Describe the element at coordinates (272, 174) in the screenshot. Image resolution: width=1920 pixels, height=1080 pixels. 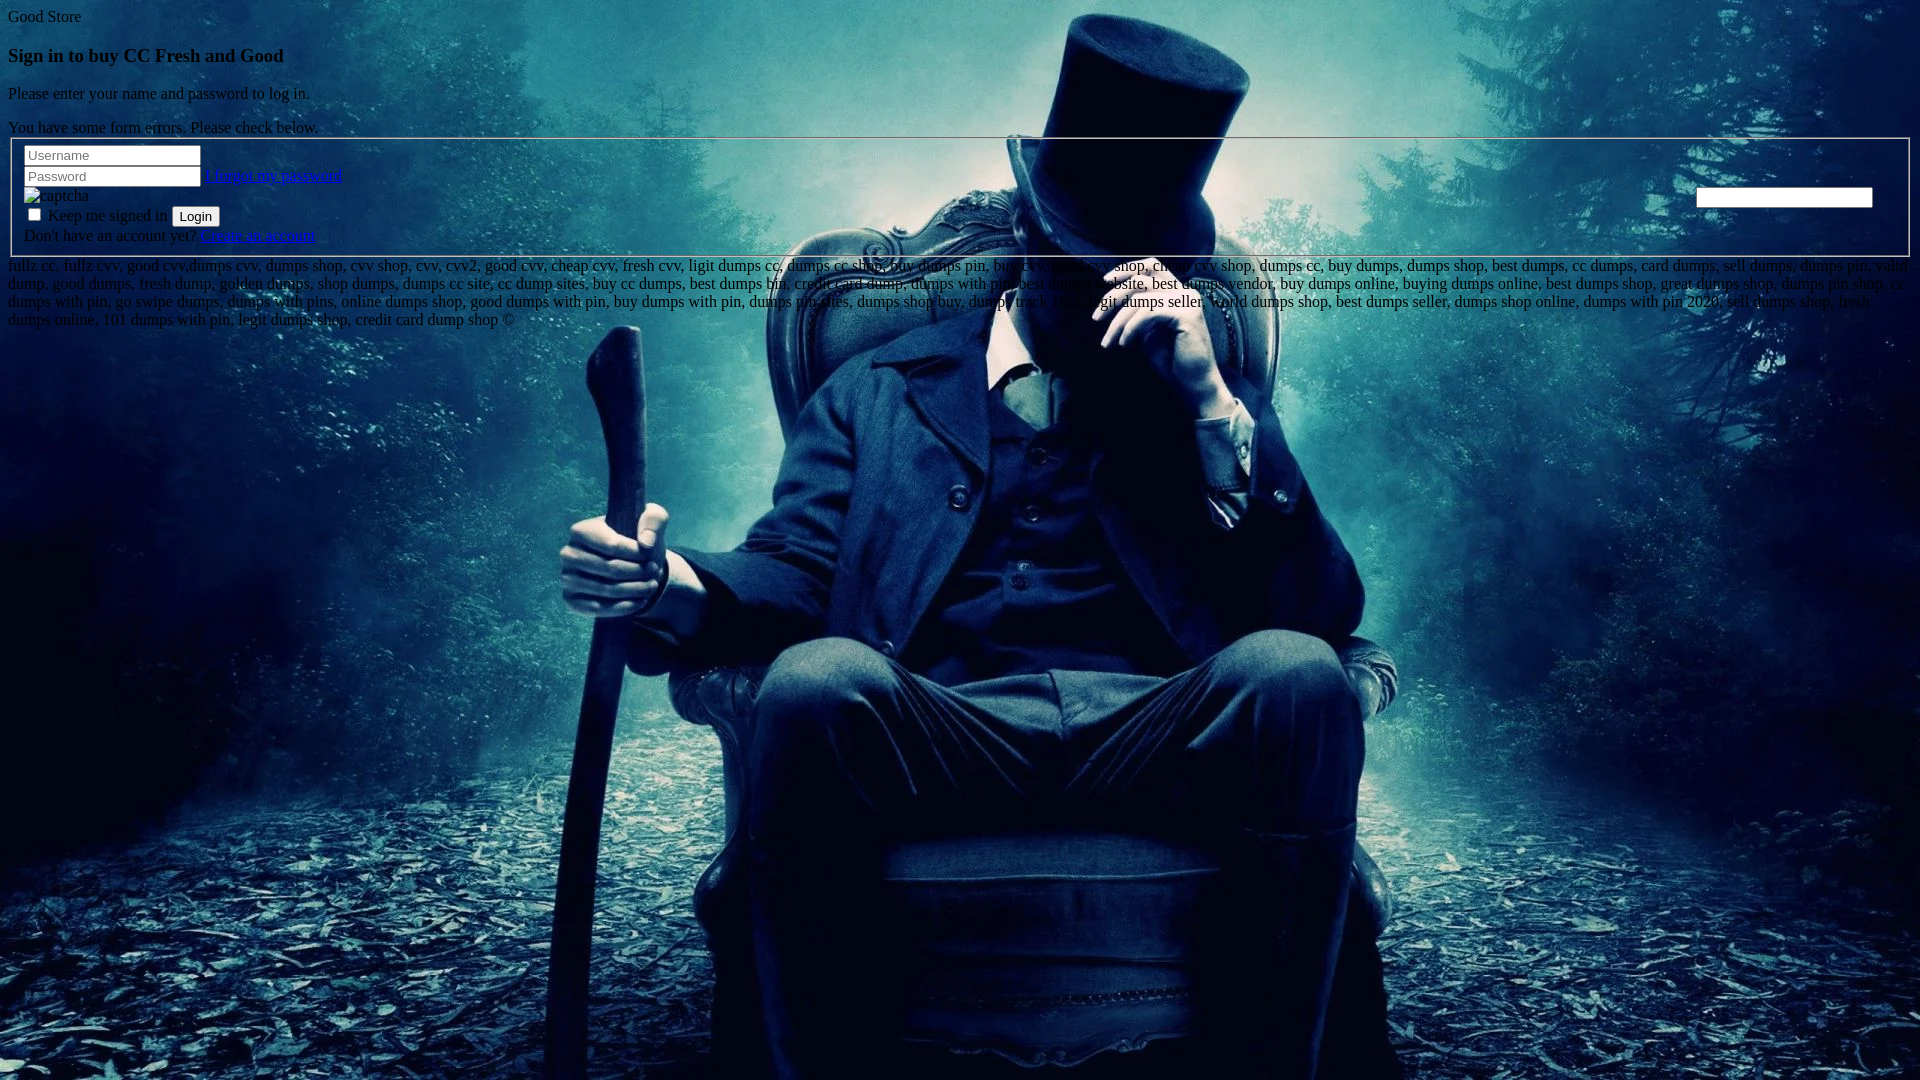
I see `'I forgot my password'` at that location.